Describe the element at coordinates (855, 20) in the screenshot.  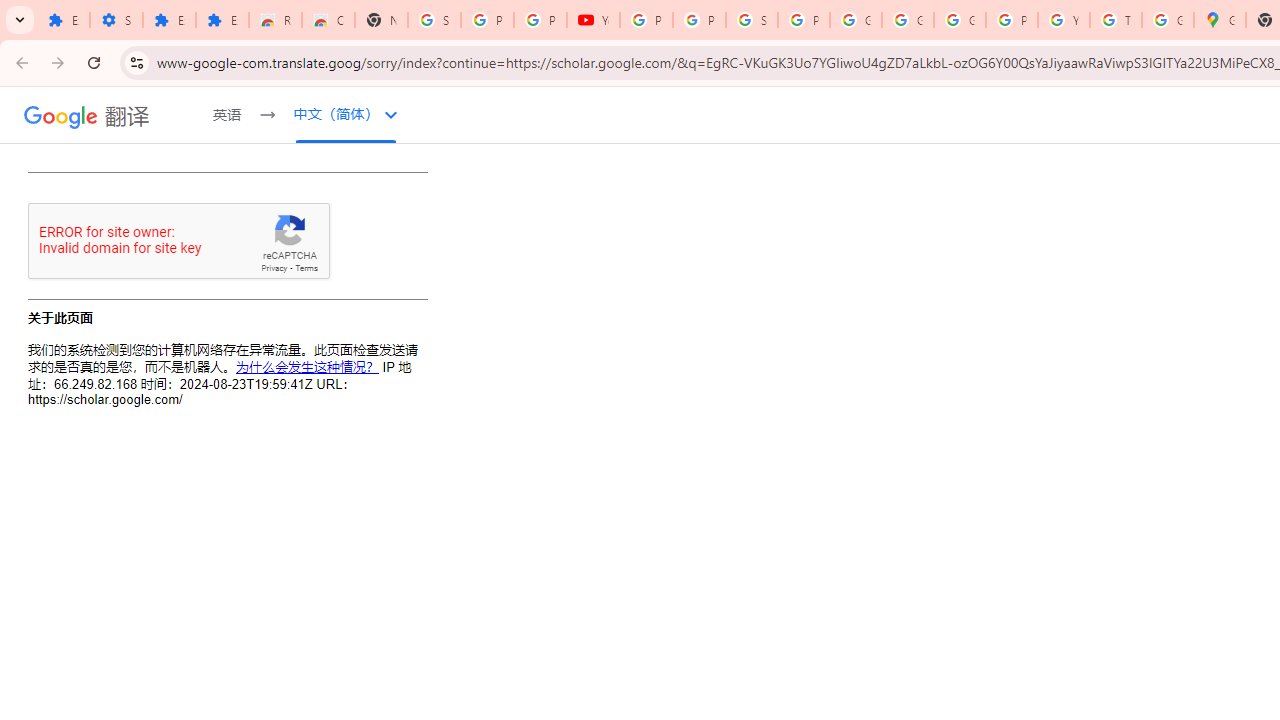
I see `'Google Account'` at that location.